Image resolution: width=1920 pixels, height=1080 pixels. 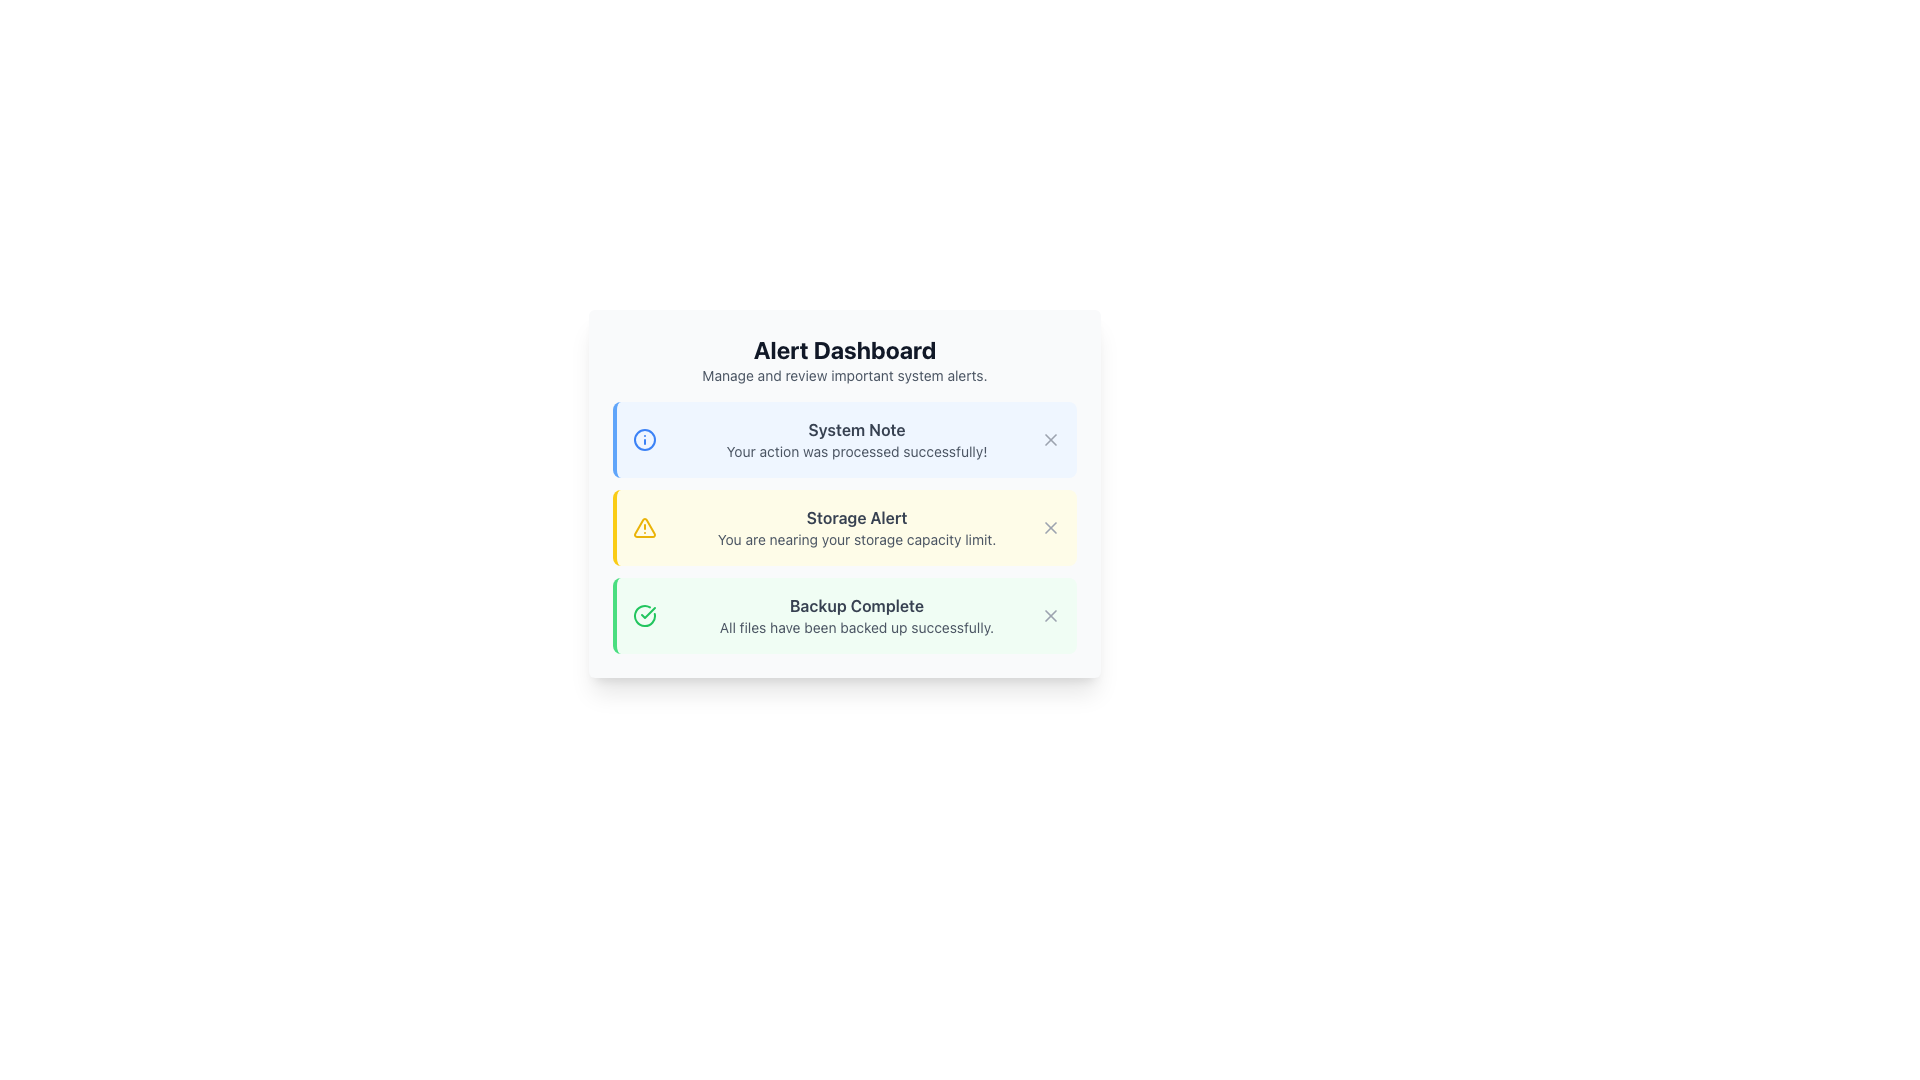 What do you see at coordinates (644, 527) in the screenshot?
I see `the warning icon located within the 'Storage Alert' notification card, which indicates an alert or important message related to storage` at bounding box center [644, 527].